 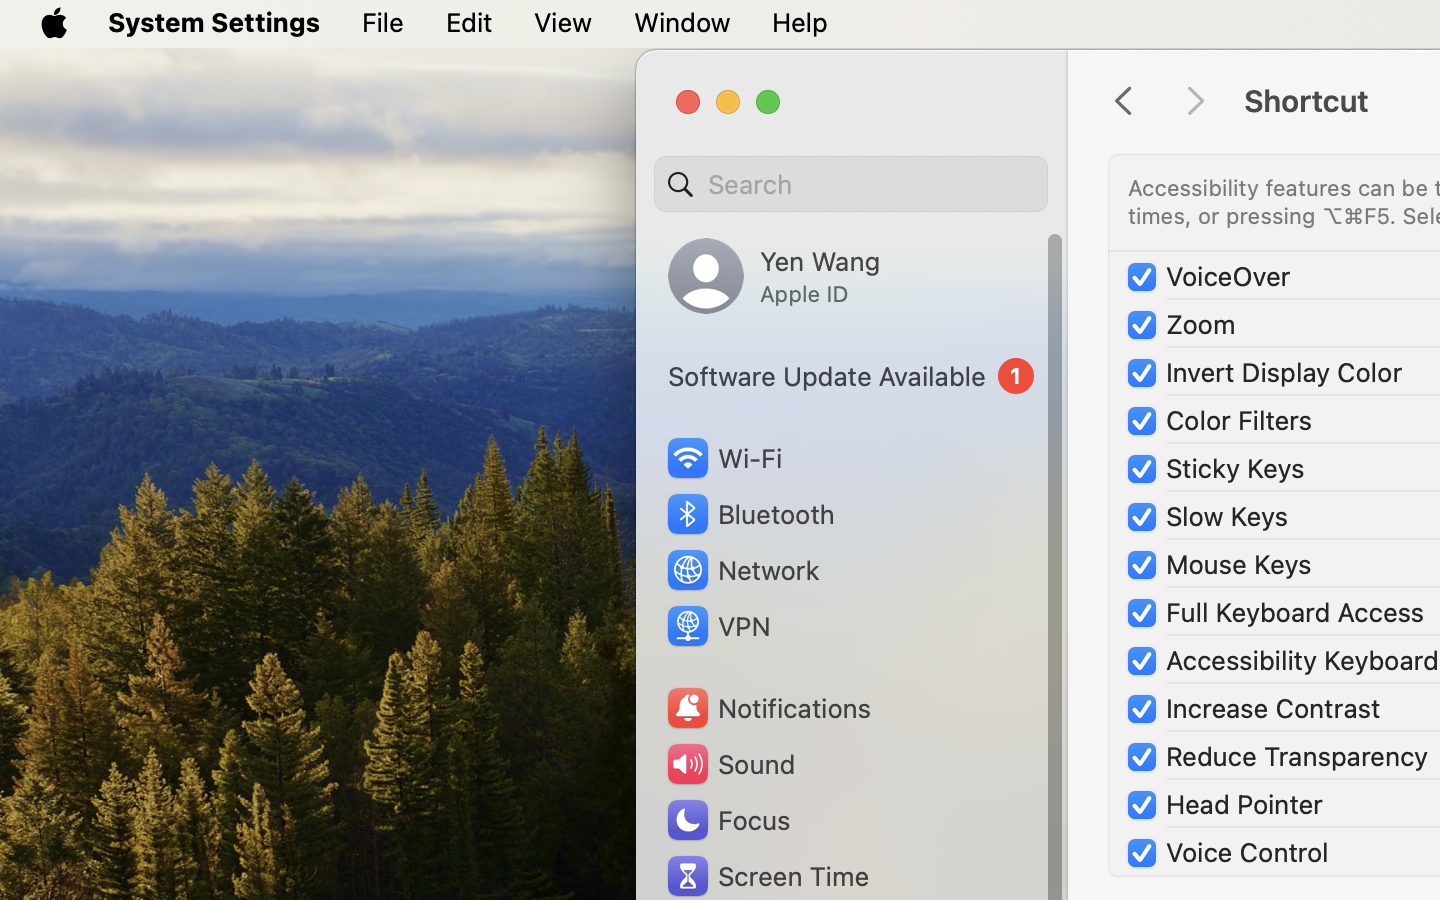 What do you see at coordinates (722, 457) in the screenshot?
I see `'Wi‑Fi'` at bounding box center [722, 457].